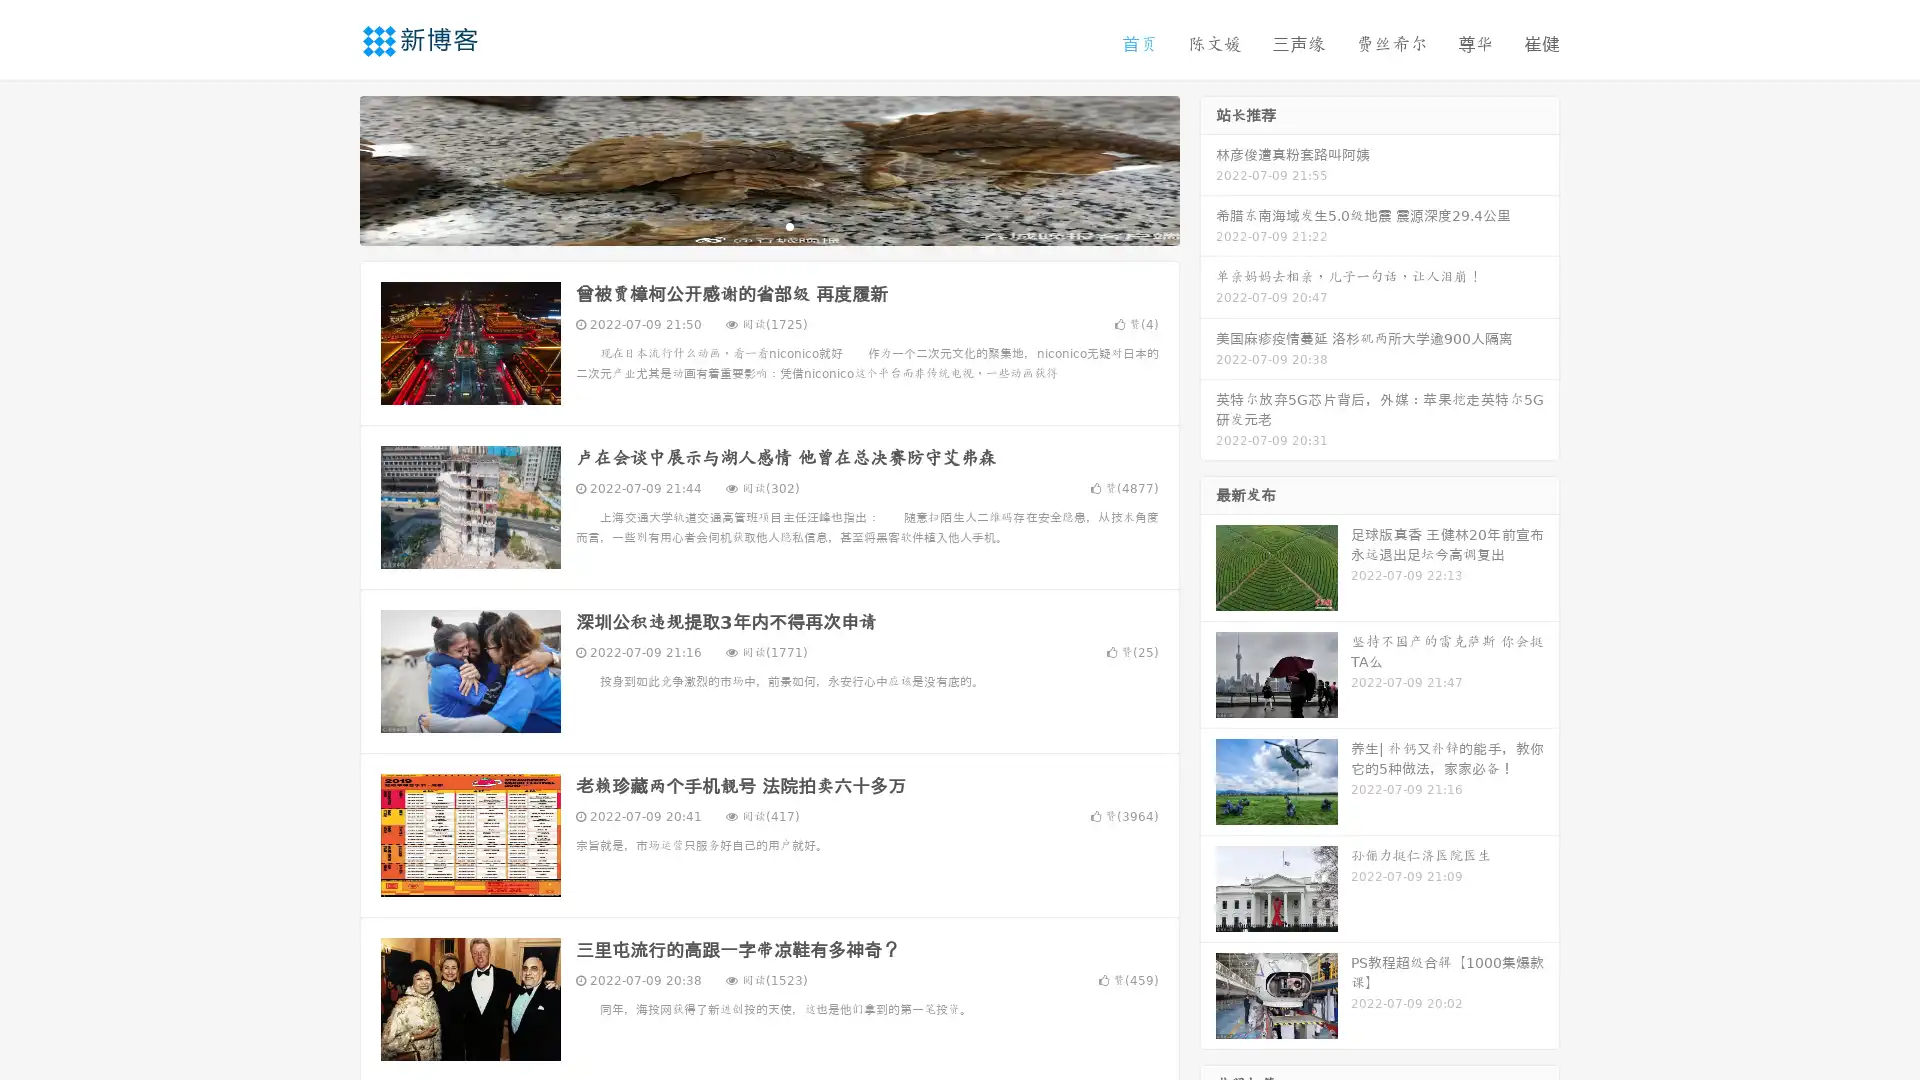 The height and width of the screenshot is (1080, 1920). What do you see at coordinates (768, 225) in the screenshot?
I see `Go to slide 2` at bounding box center [768, 225].